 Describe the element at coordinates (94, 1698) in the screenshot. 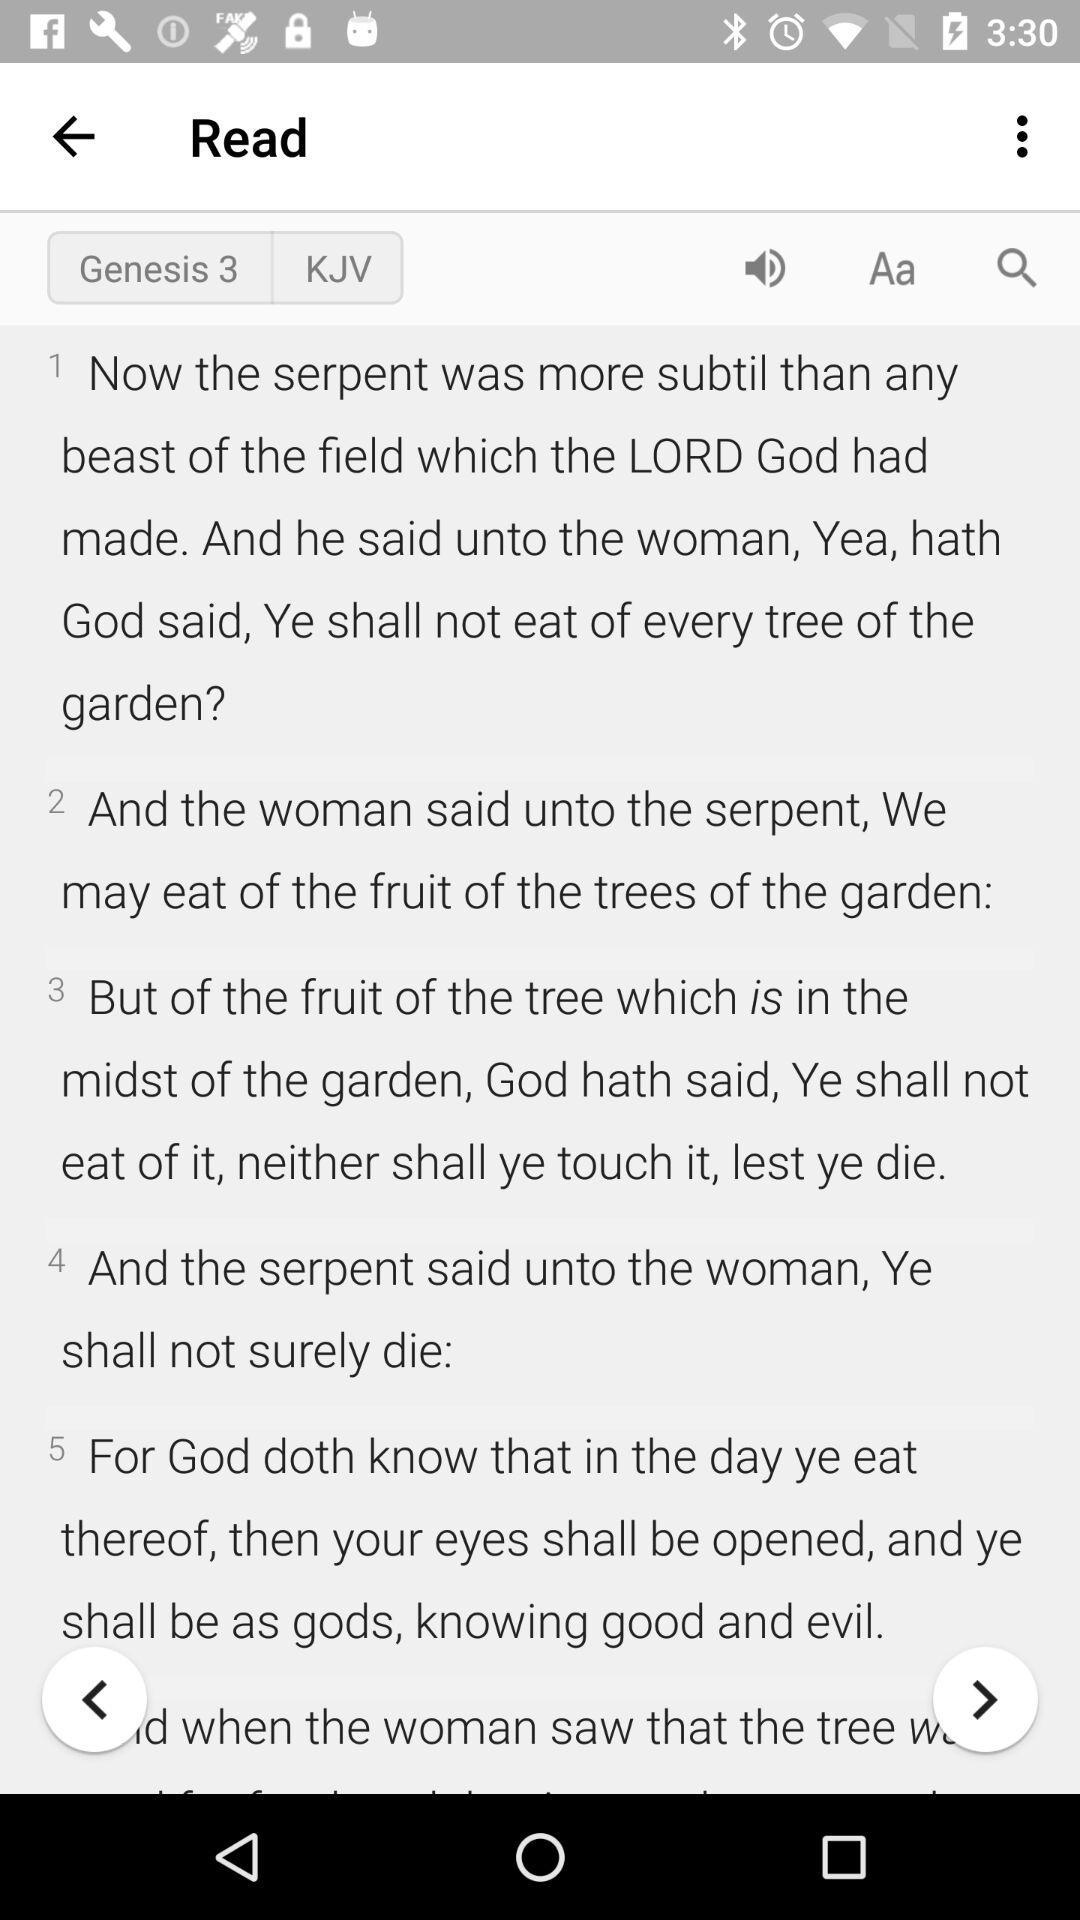

I see `the icon at the bottom left corner` at that location.